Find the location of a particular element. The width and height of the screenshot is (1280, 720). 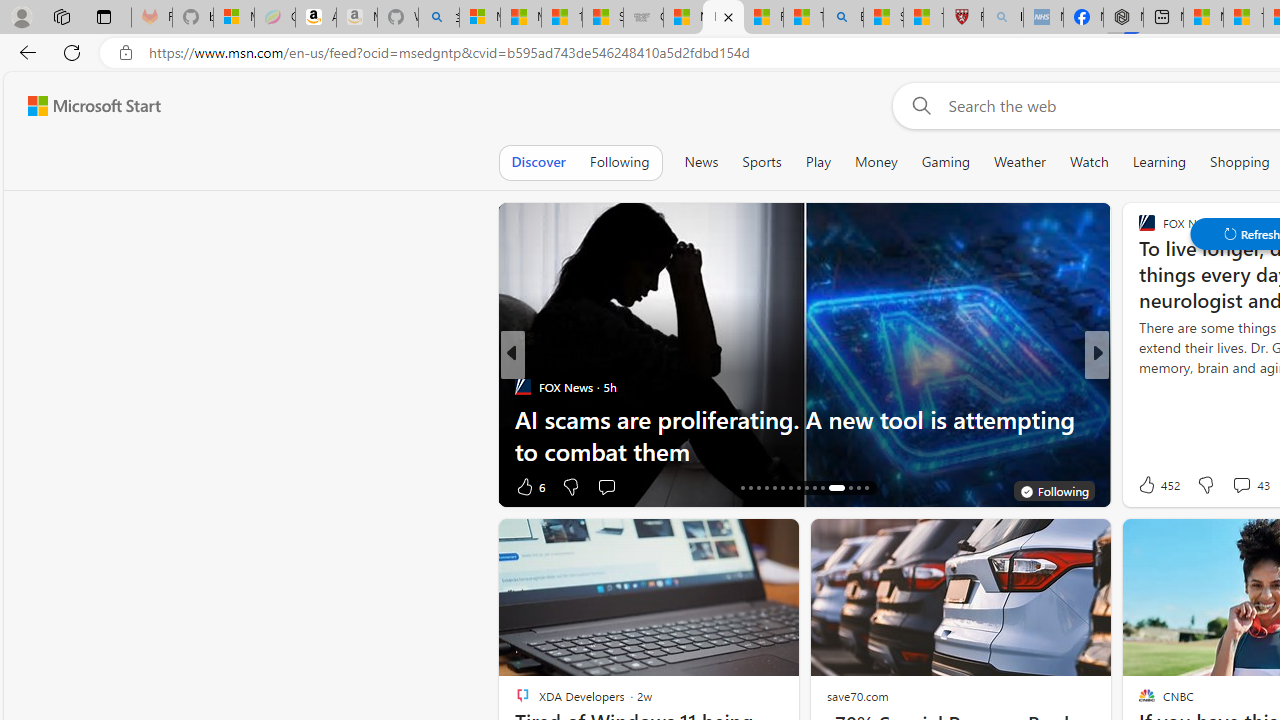

'AutomationID: tab-26' is located at coordinates (822, 488).